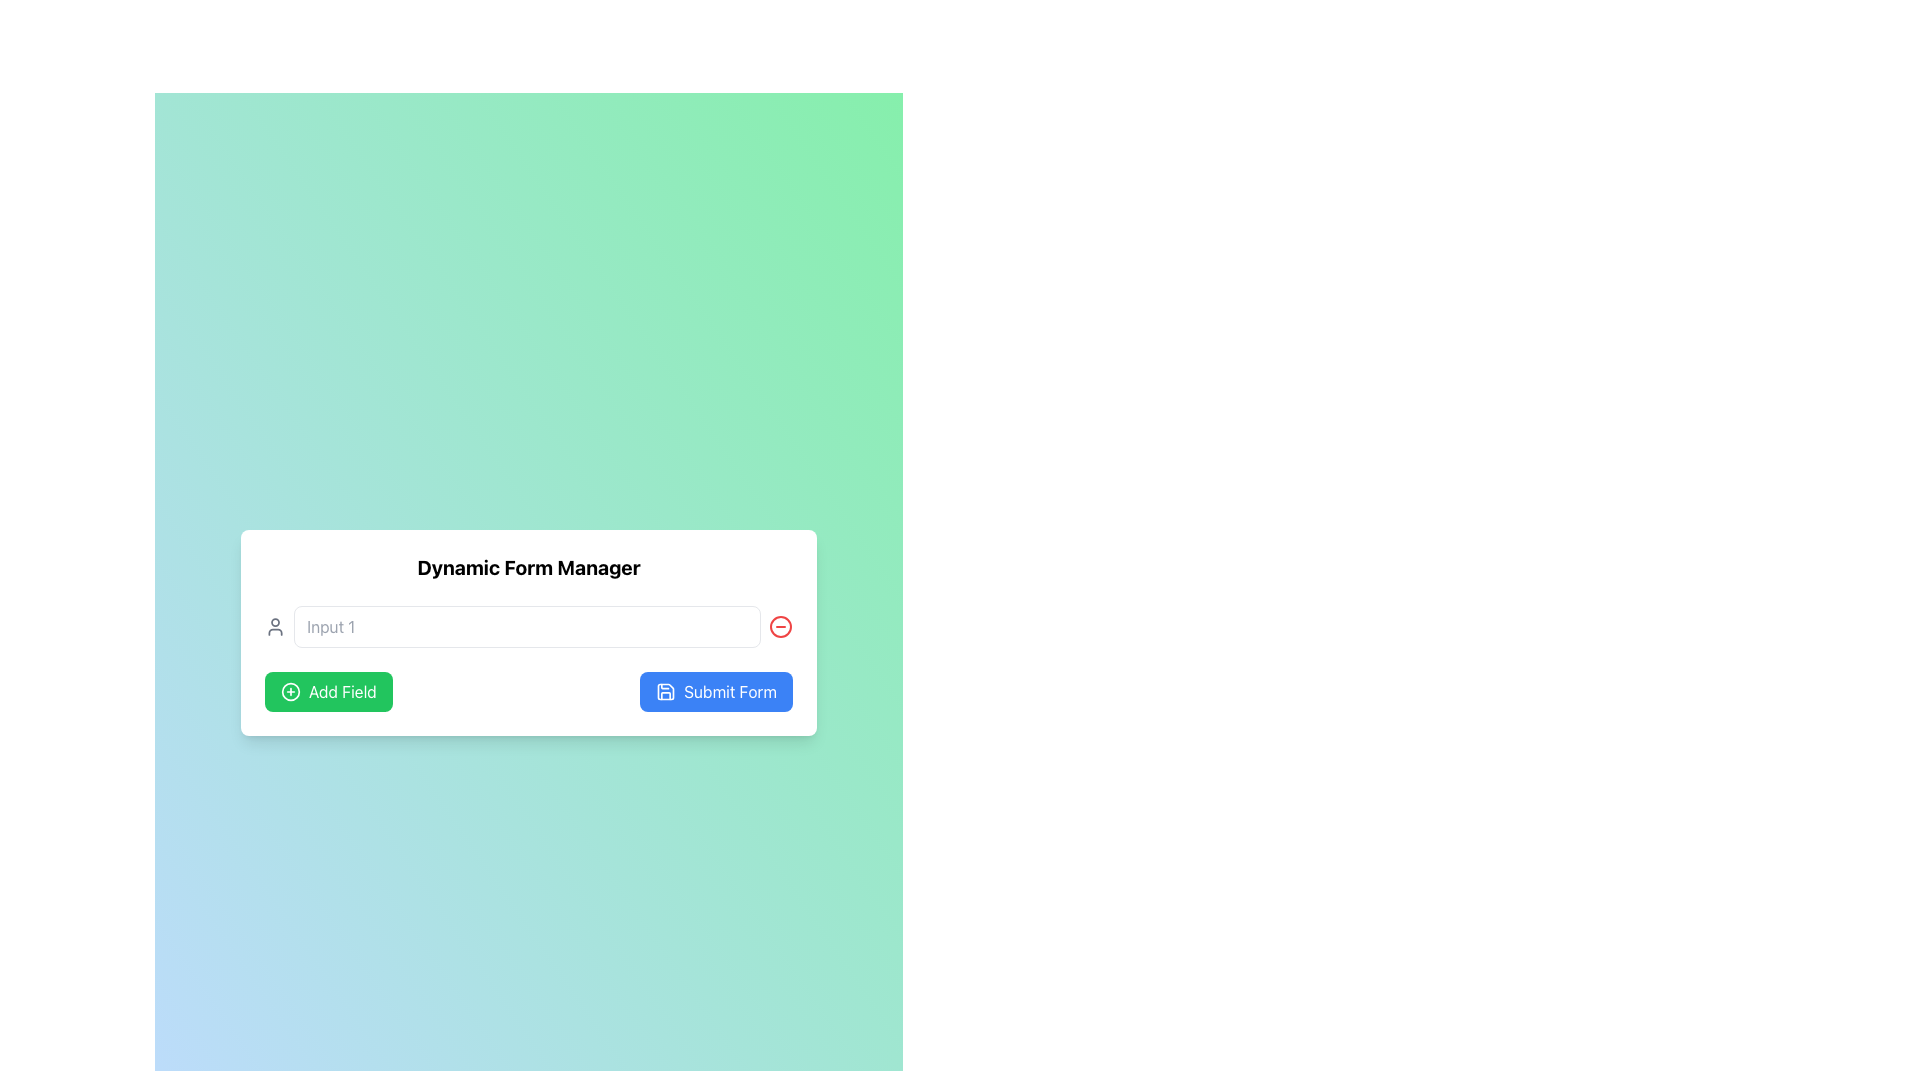 The image size is (1920, 1080). What do you see at coordinates (666, 690) in the screenshot?
I see `the save icon, which is styled with an outline design resembling a floppy disk, located to the left of the text 'Submit Form' within a rounded blue button at the bottom right corner of the form interface` at bounding box center [666, 690].